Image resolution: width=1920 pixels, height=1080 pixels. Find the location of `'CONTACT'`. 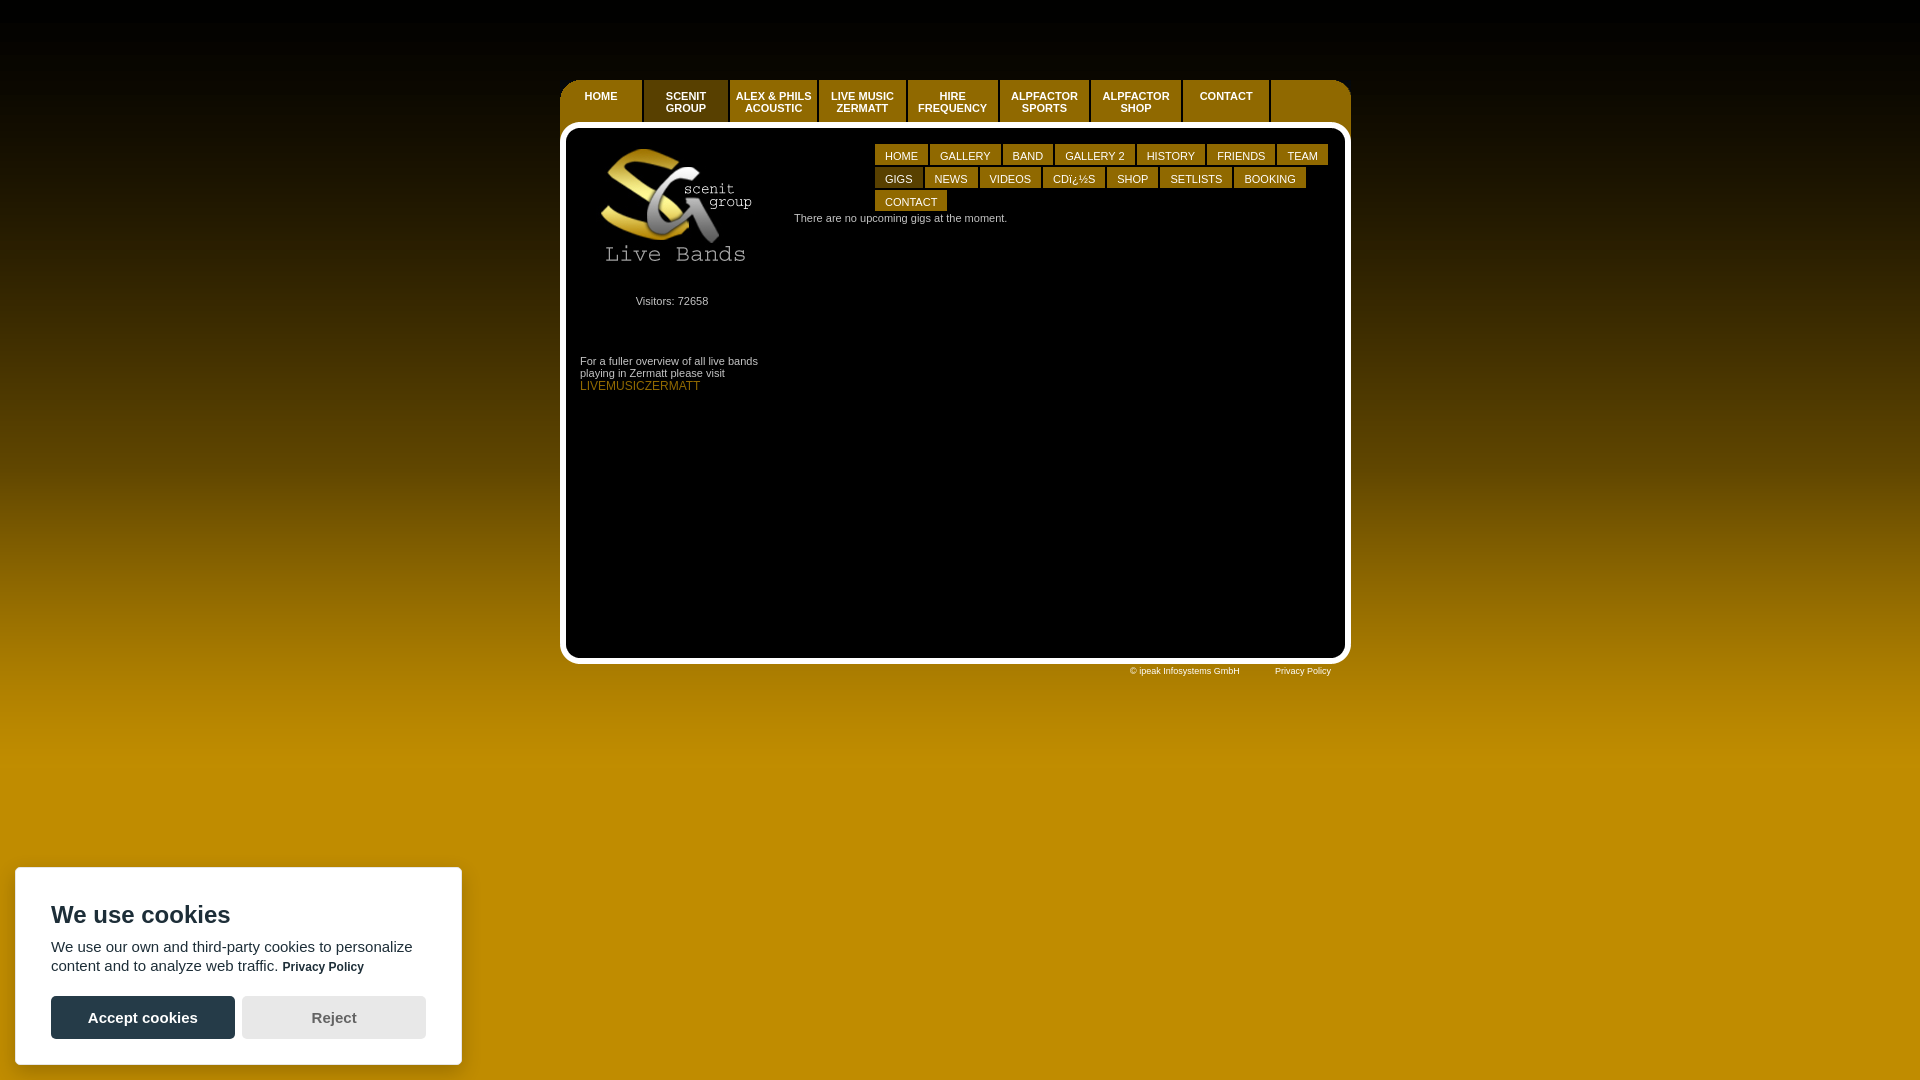

'CONTACT' is located at coordinates (910, 201).